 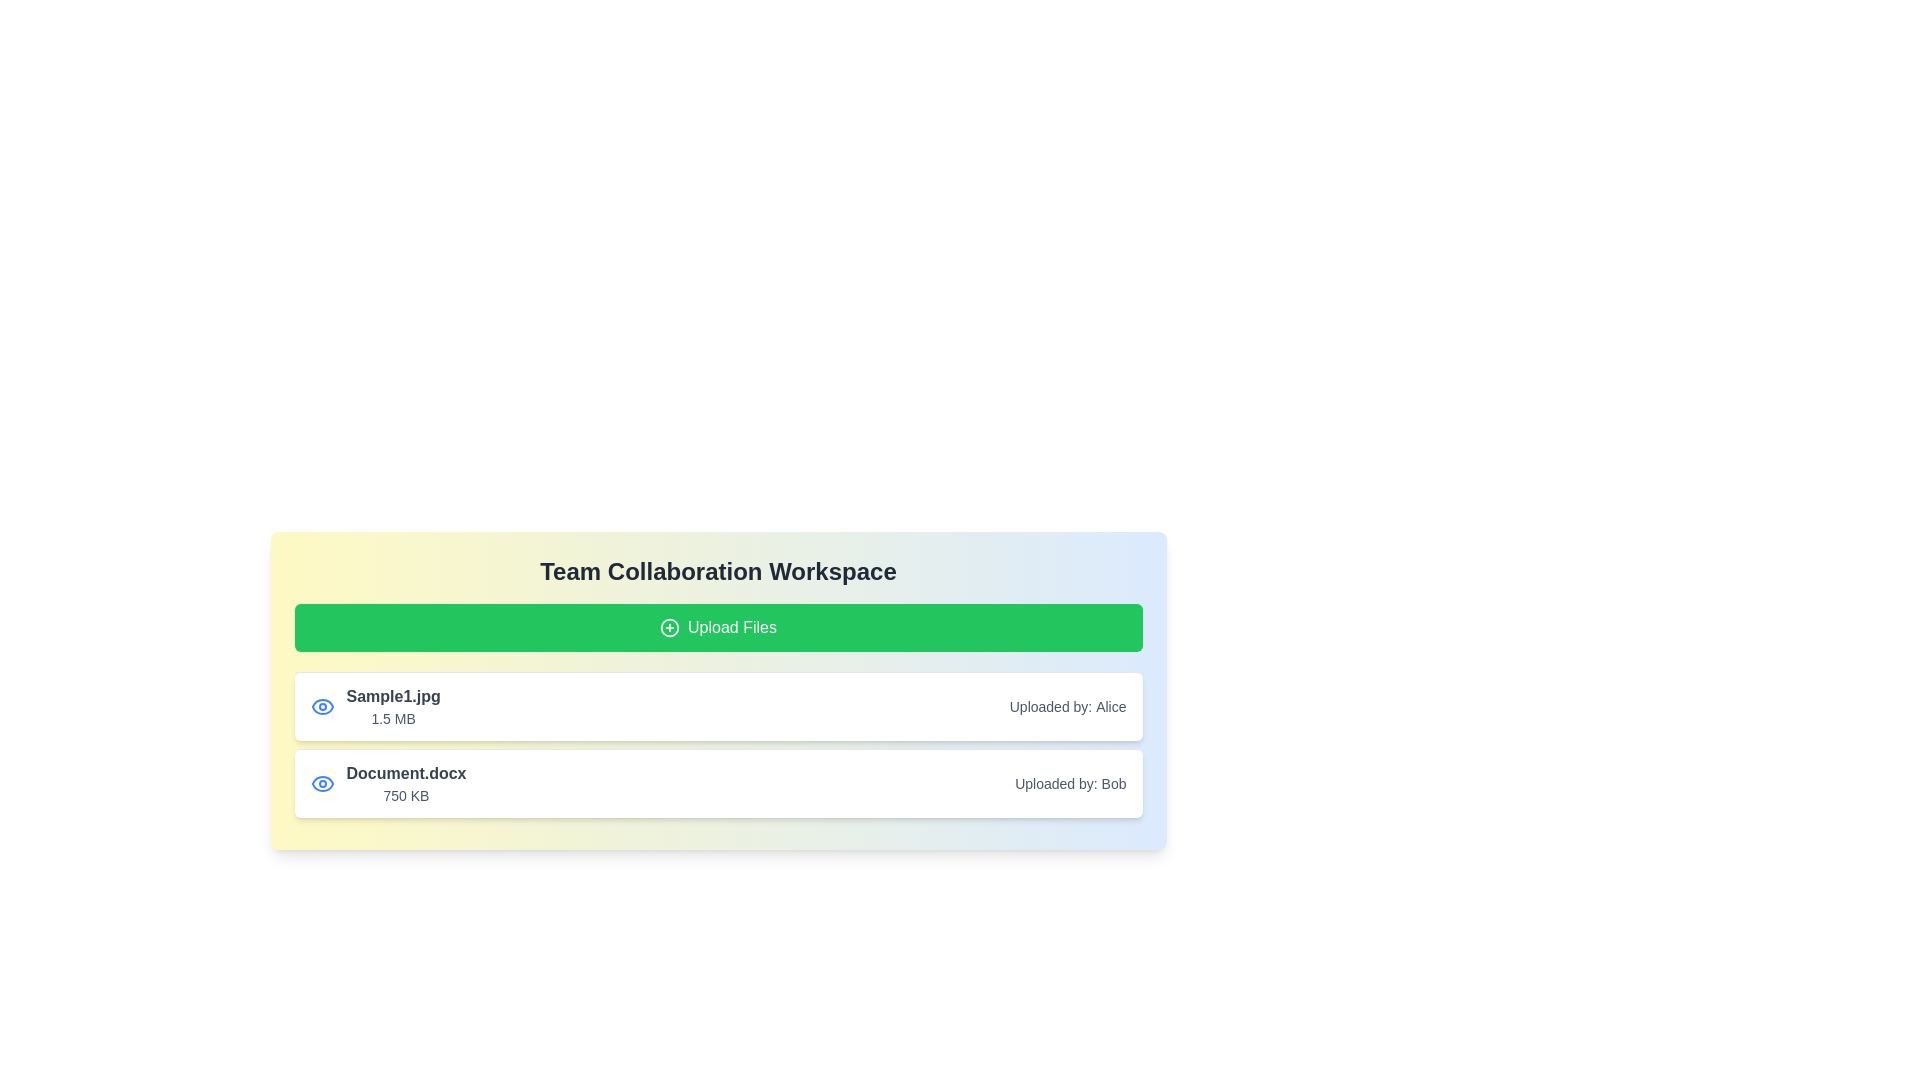 I want to click on the icon representing the preview action for 'Document.docx', so click(x=322, y=782).